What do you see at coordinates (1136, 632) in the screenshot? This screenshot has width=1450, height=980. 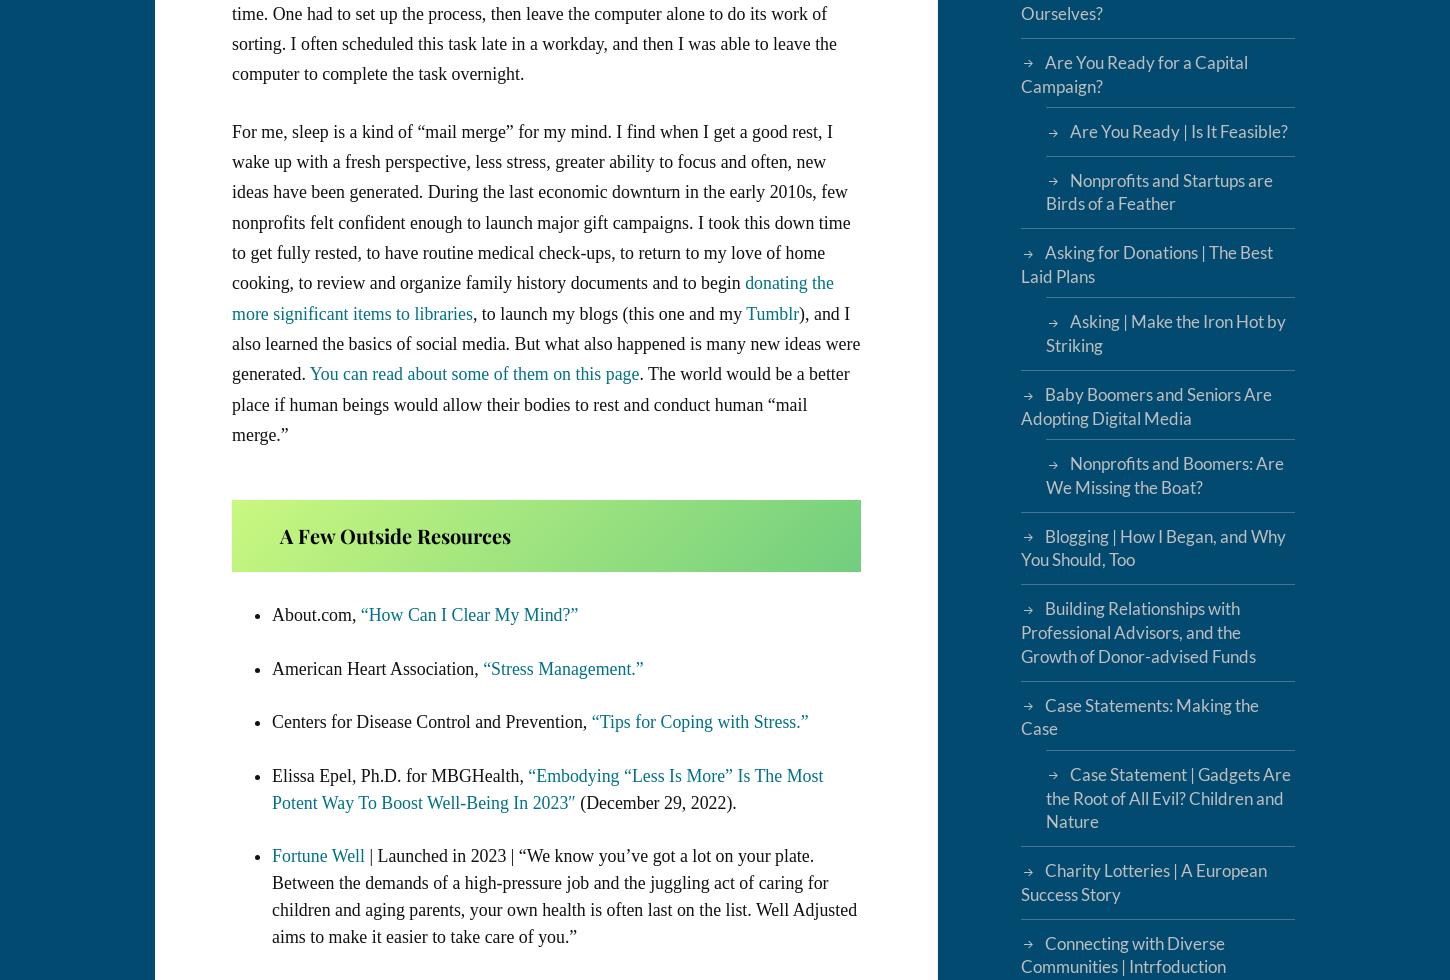 I see `'Building Relationships with Professional Advisors, and the Growth of Donor-advised Funds'` at bounding box center [1136, 632].